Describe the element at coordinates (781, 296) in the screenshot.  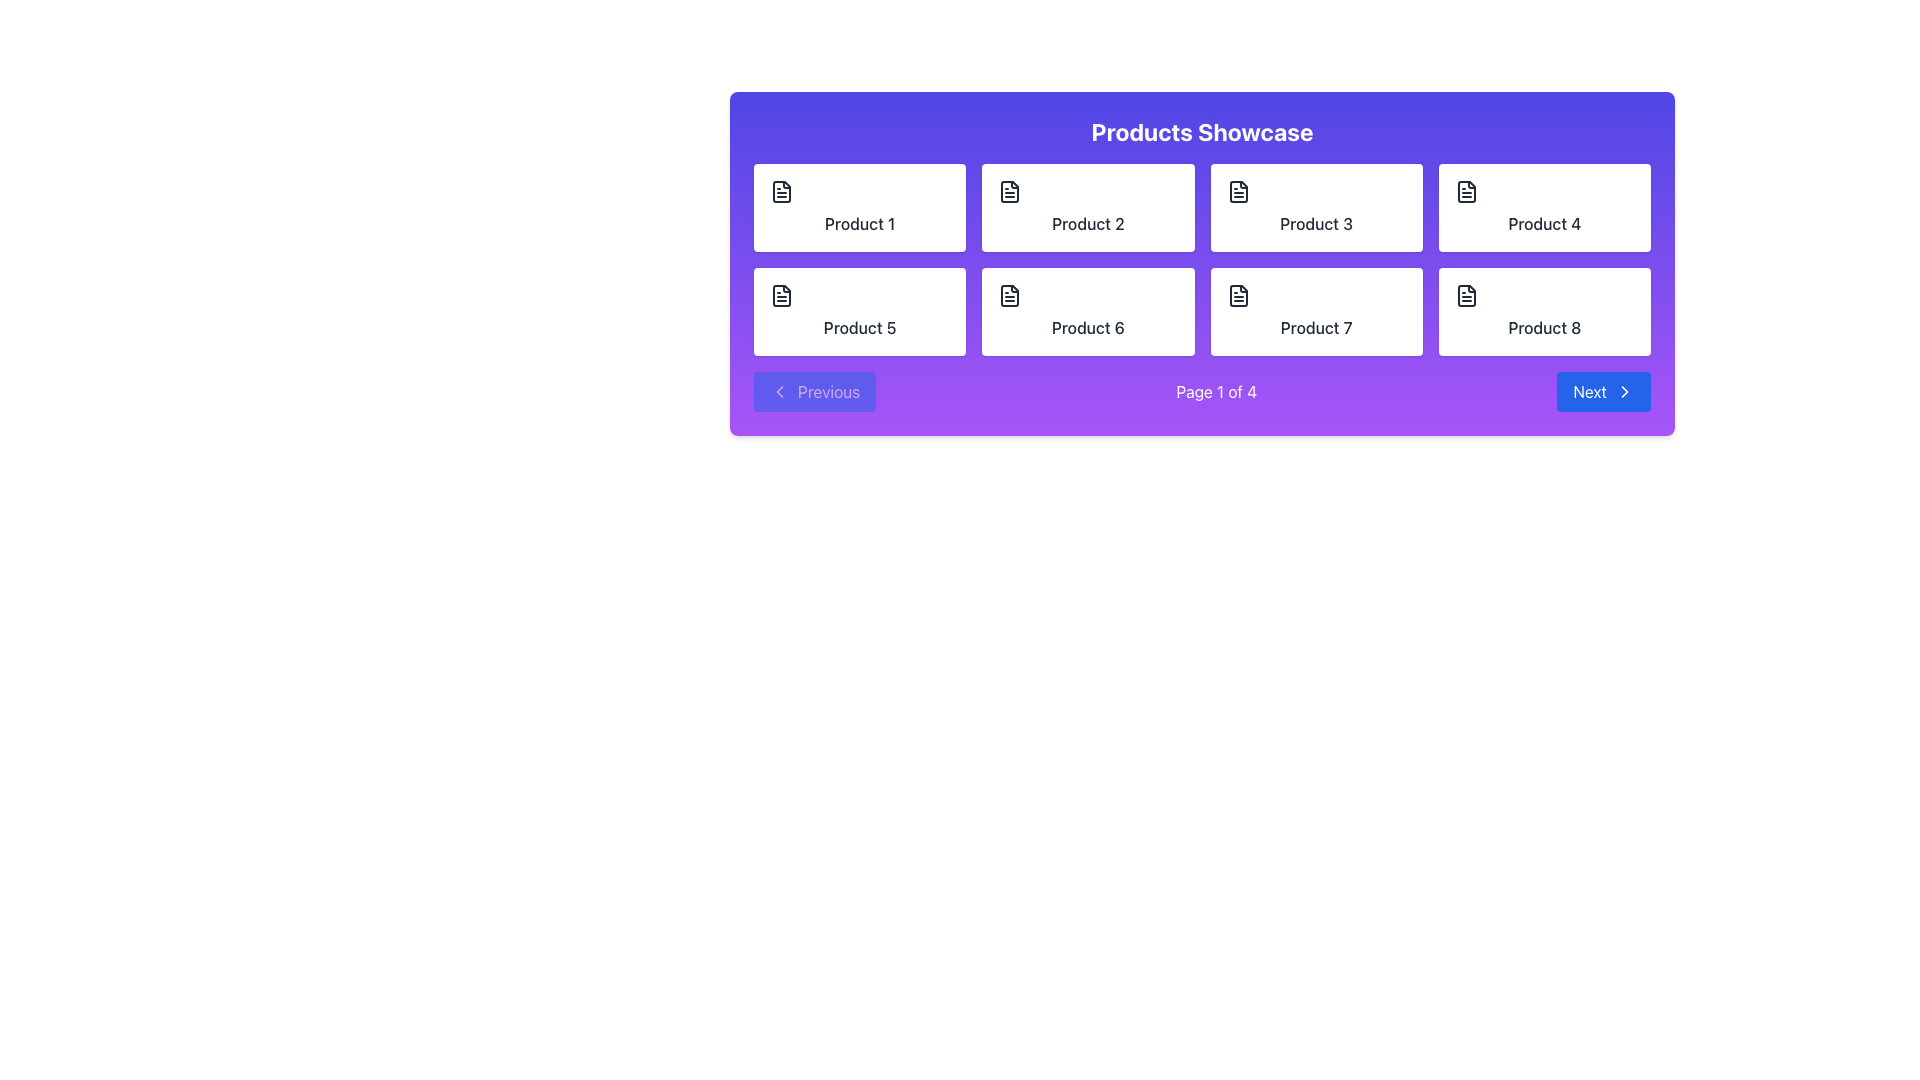
I see `the document icon located in the first column of the second row in the grid layout, which is directly below the 'Product 1' card and to the left of the 'Product 6' card` at that location.